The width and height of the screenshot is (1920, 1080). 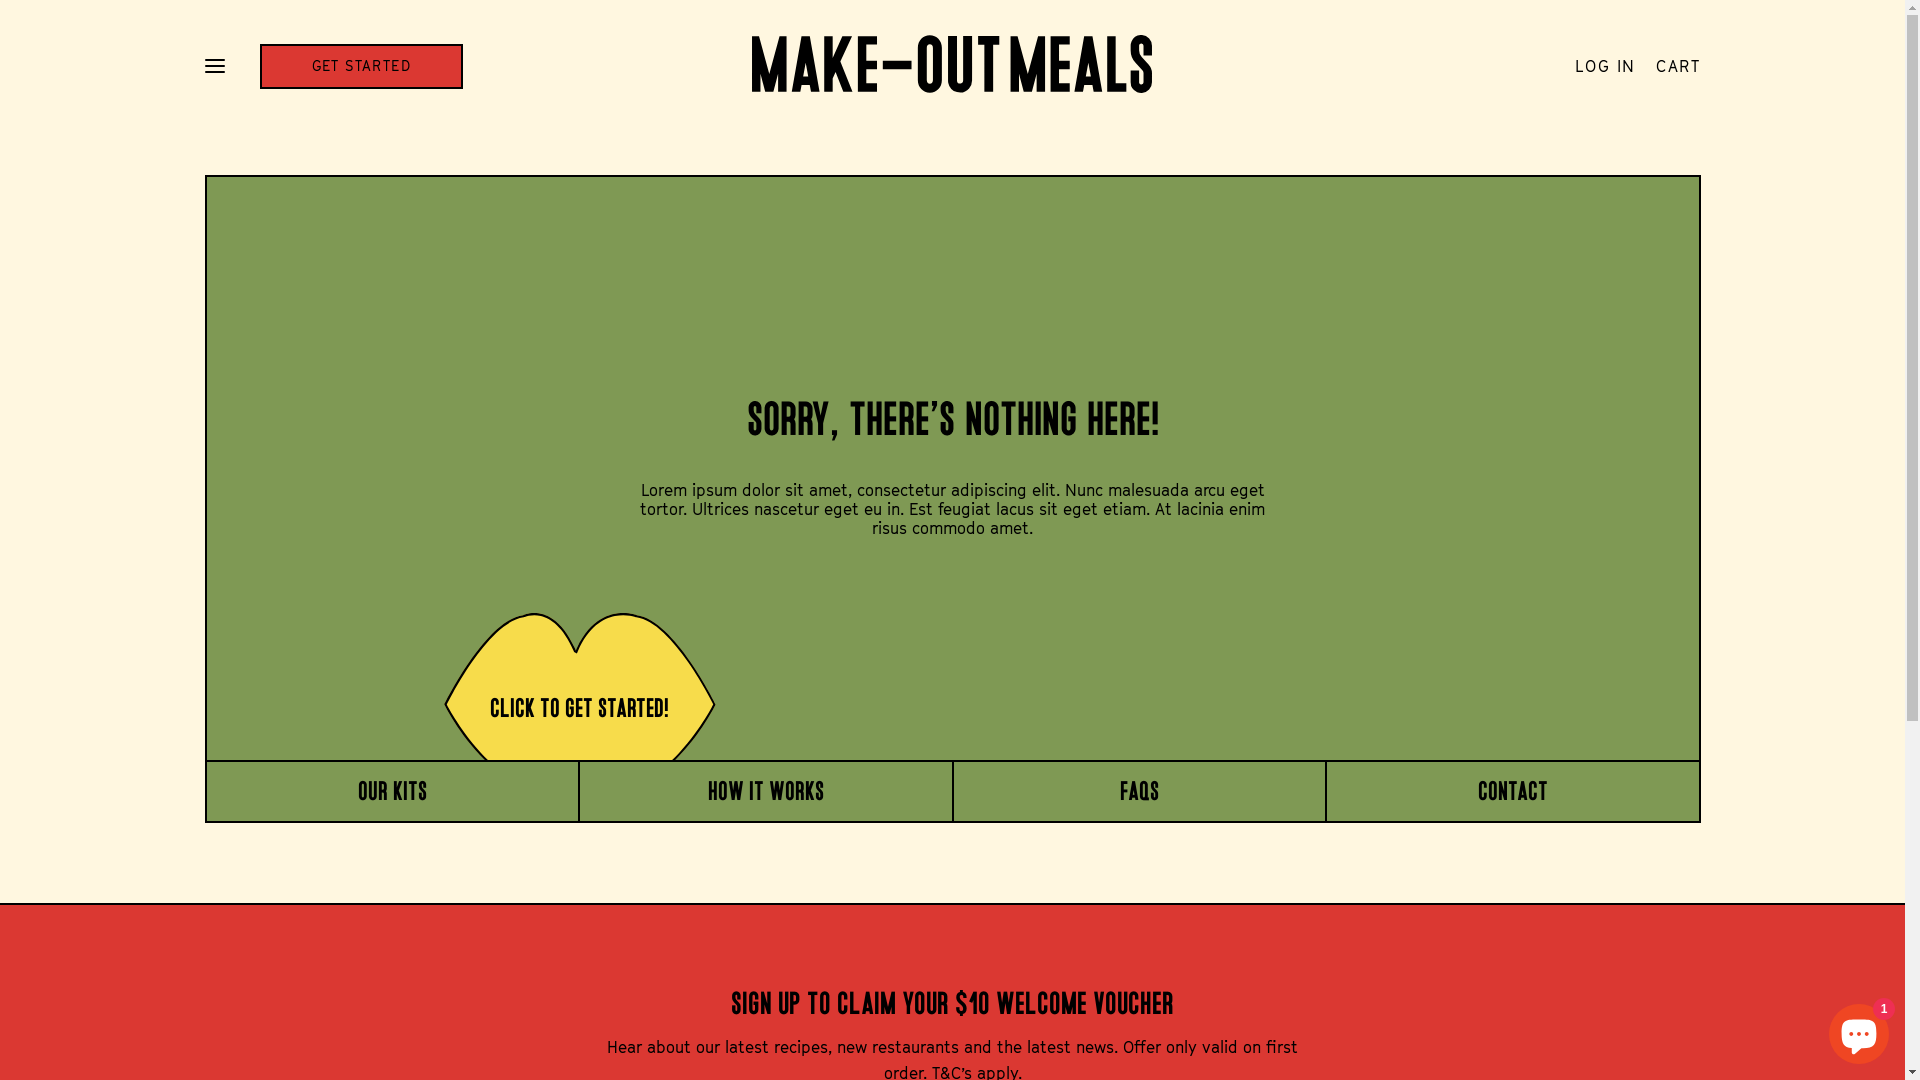 I want to click on 'FAQS', so click(x=1118, y=789).